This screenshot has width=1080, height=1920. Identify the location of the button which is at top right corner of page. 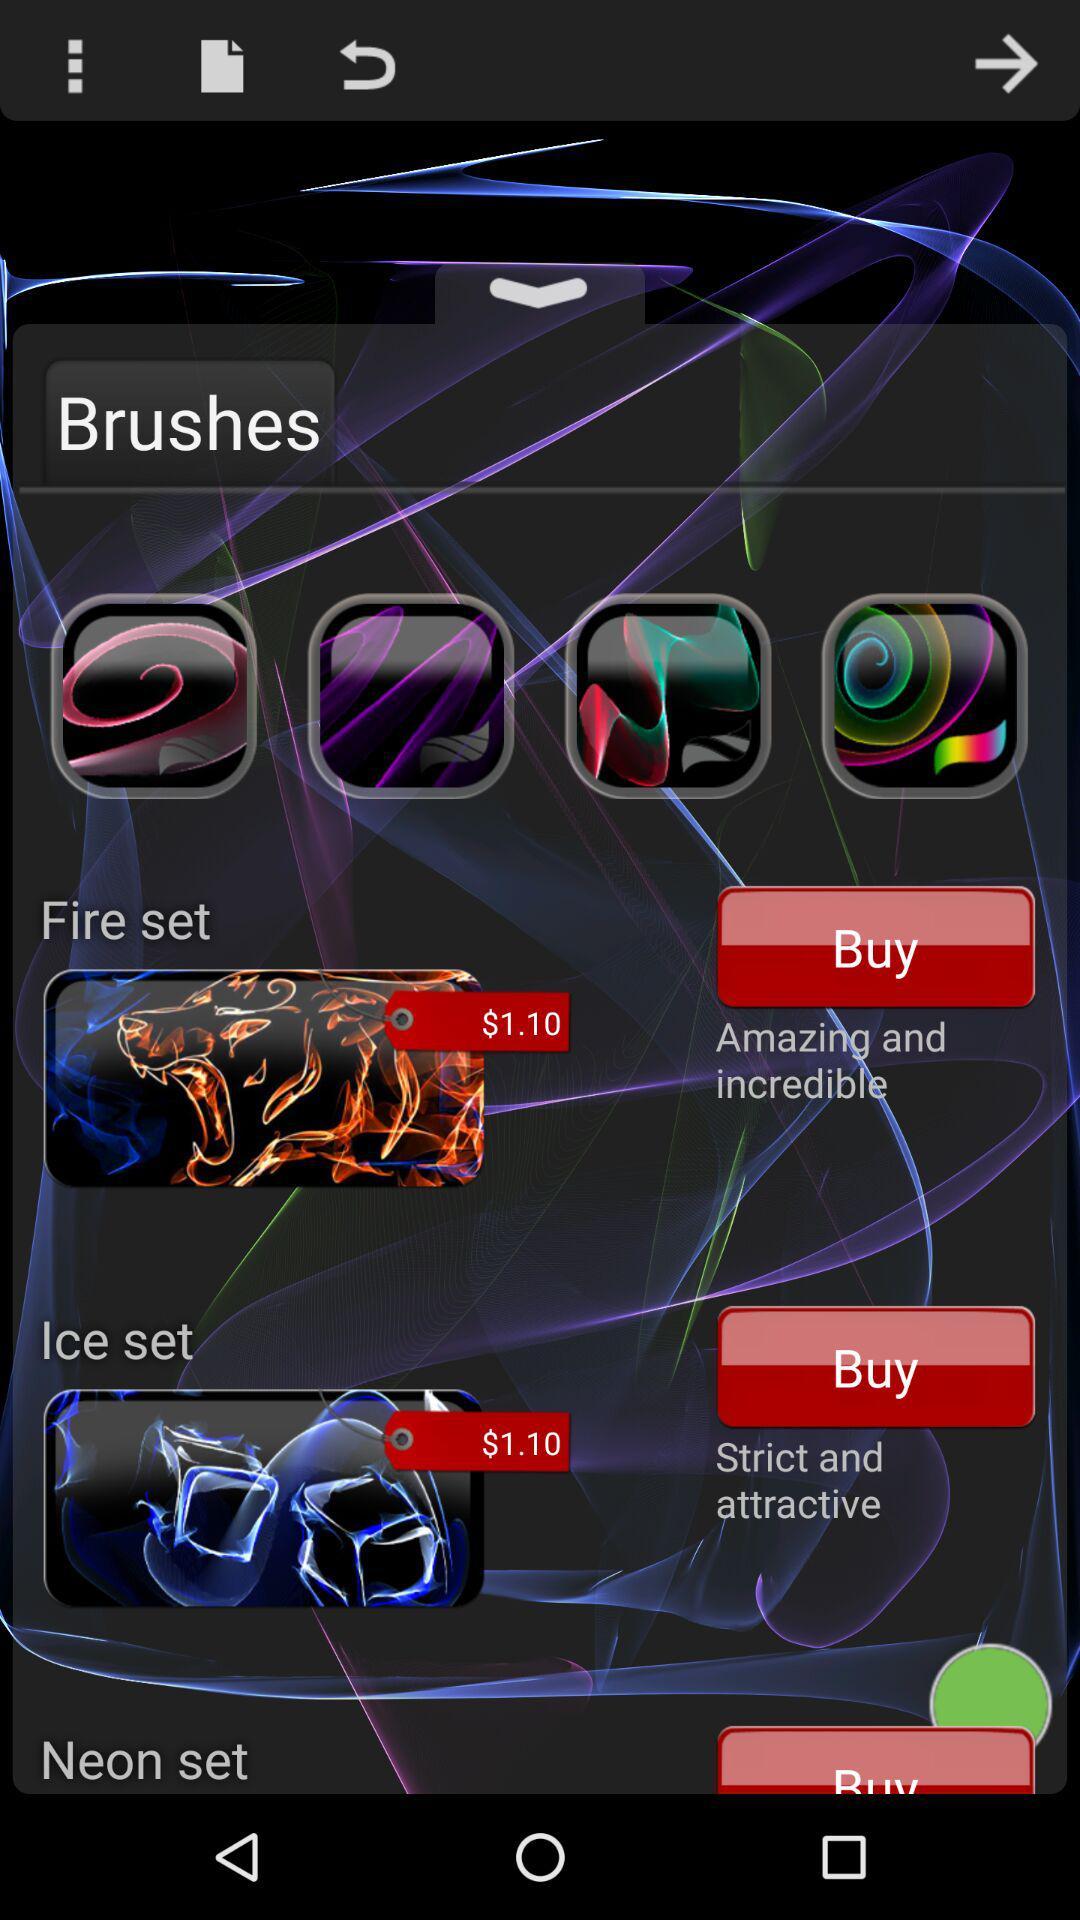
(1006, 60).